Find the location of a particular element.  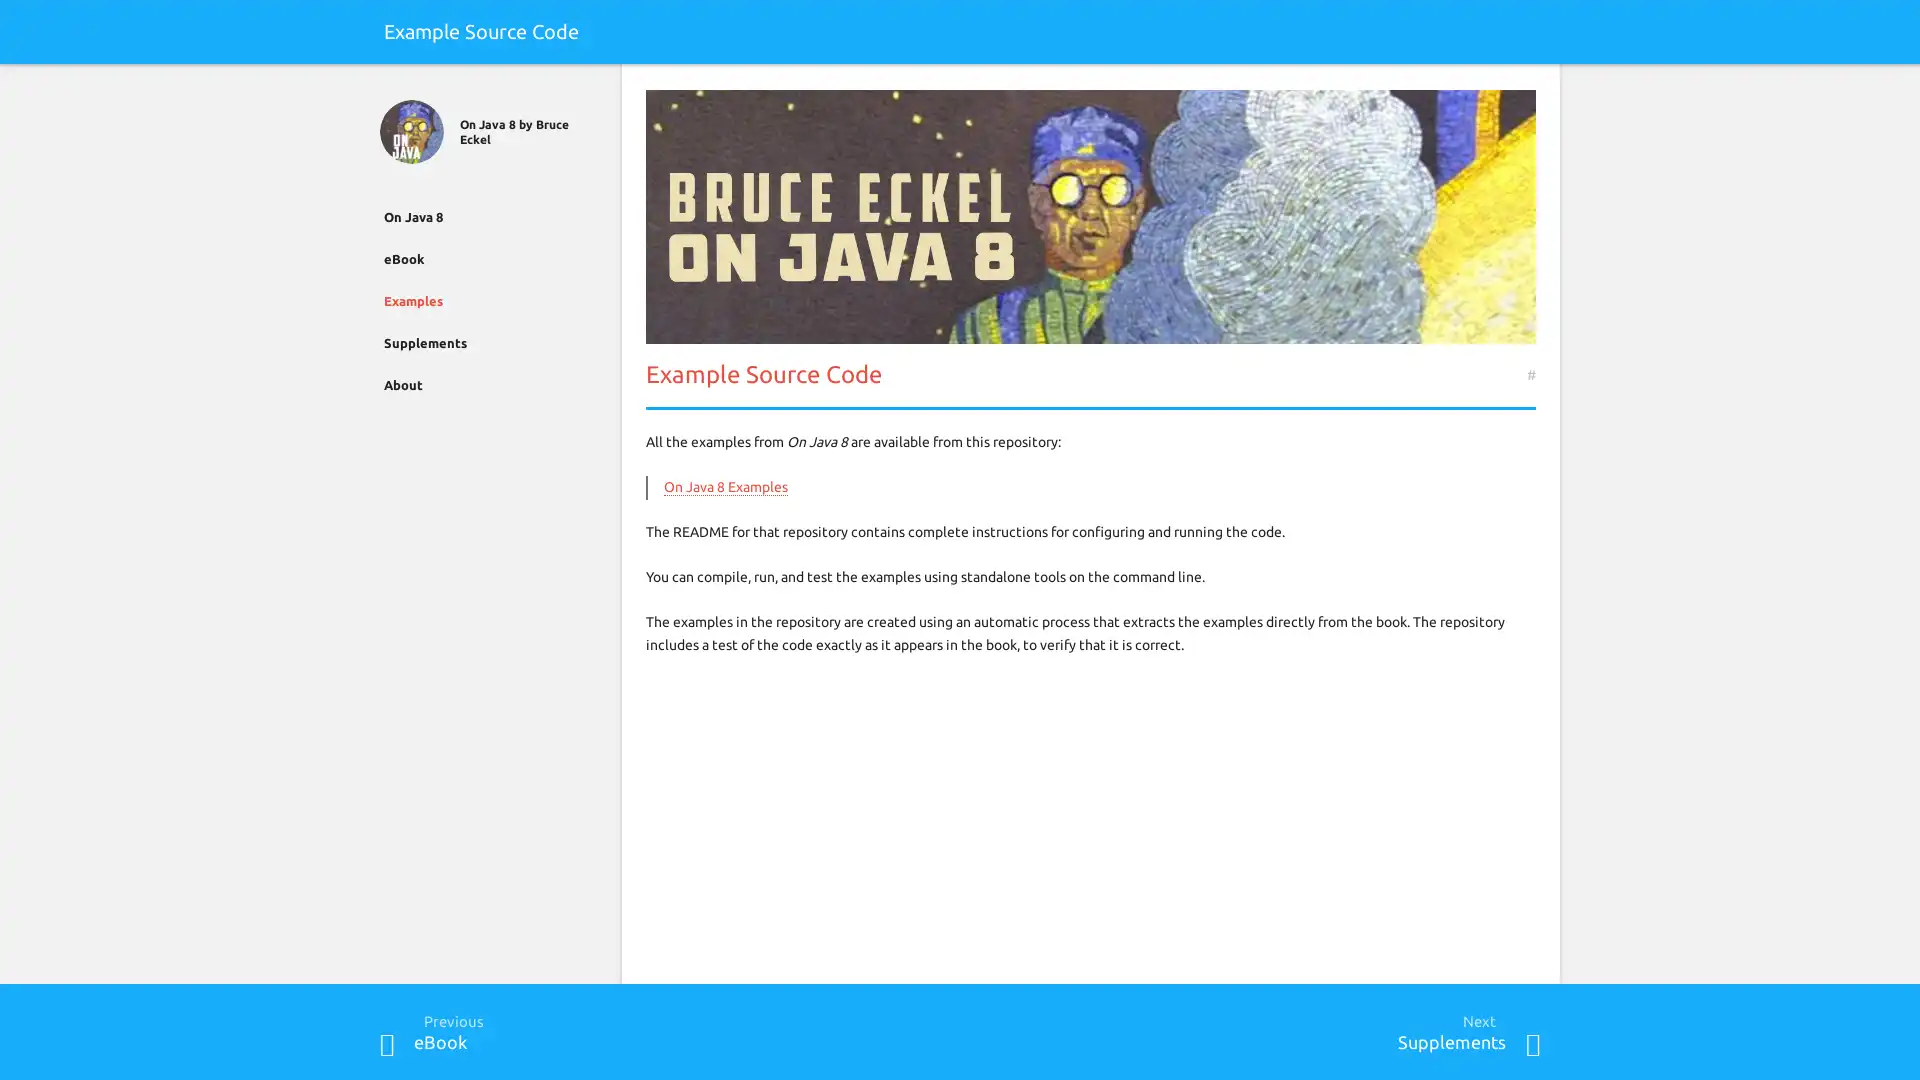

Close is located at coordinates (387, 87).